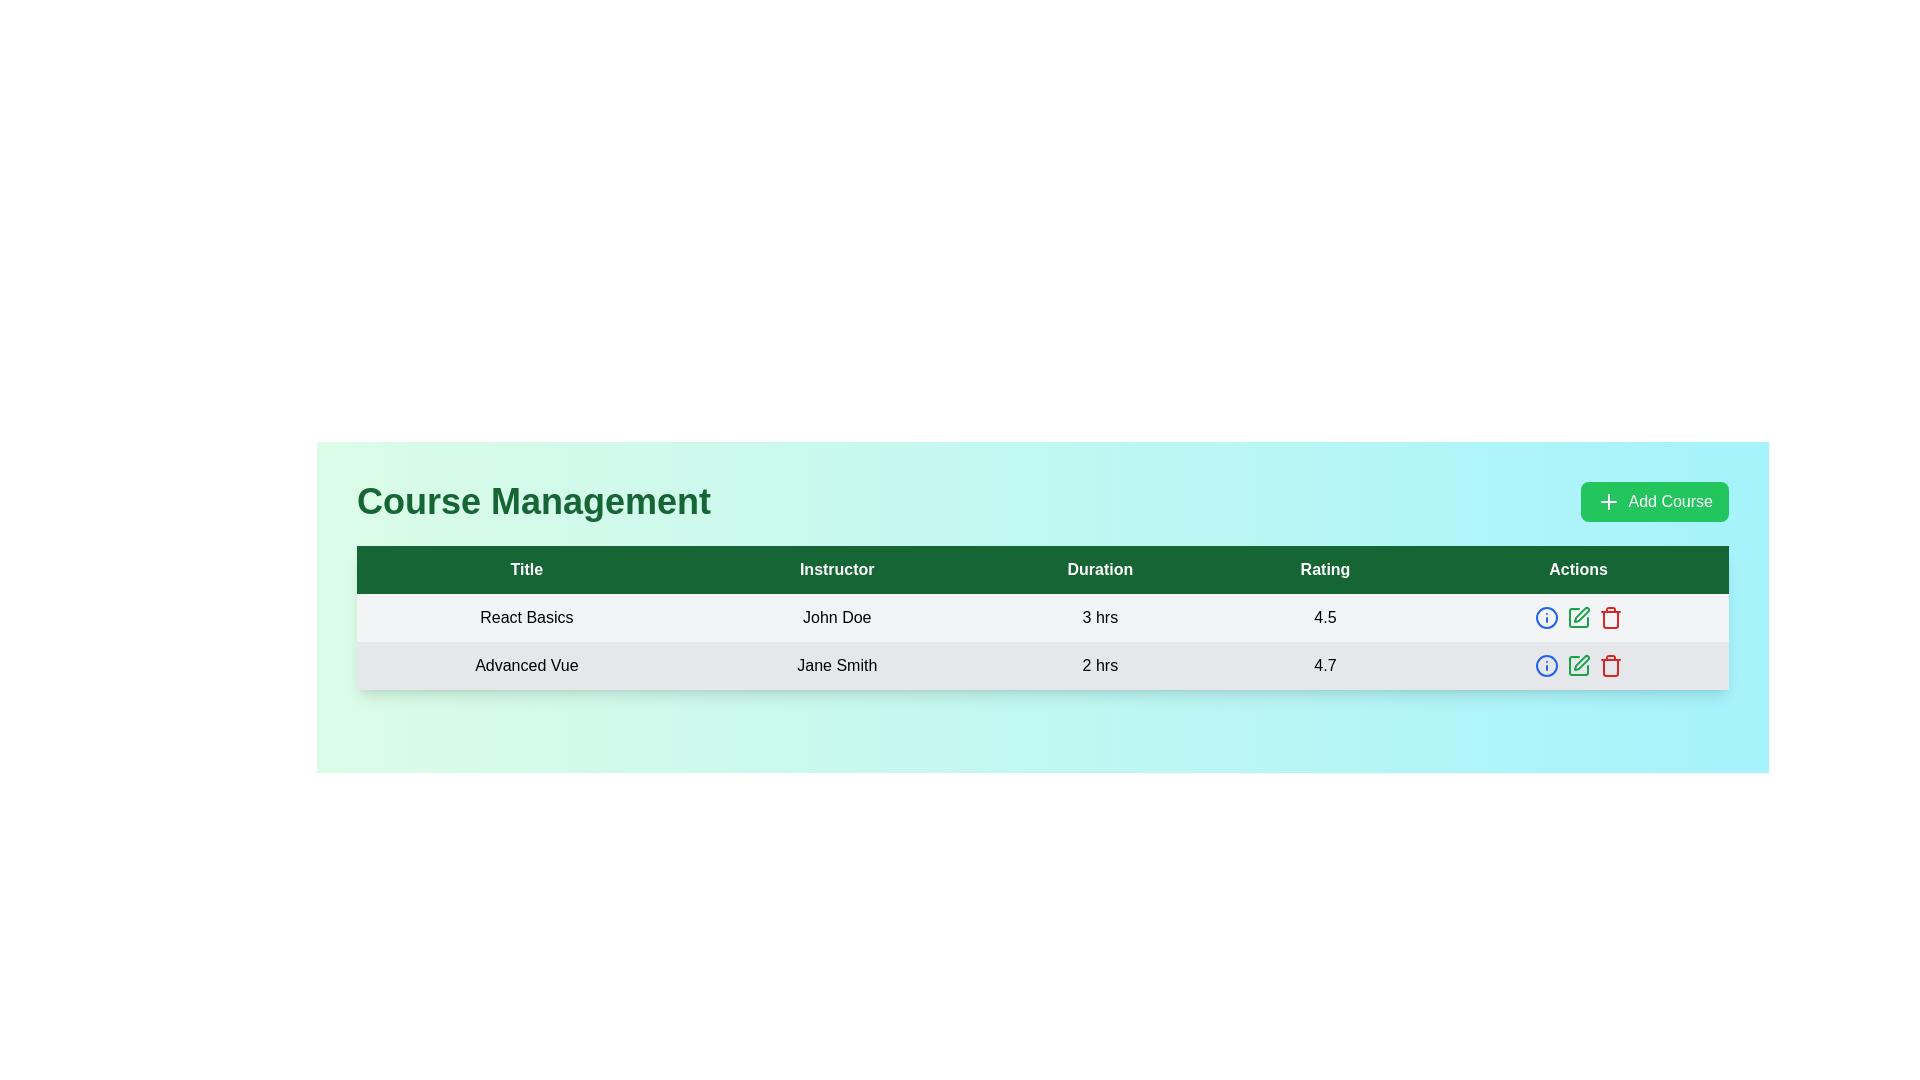 This screenshot has width=1920, height=1080. Describe the element at coordinates (1041, 666) in the screenshot. I see `the second row of the course management application's data table` at that location.